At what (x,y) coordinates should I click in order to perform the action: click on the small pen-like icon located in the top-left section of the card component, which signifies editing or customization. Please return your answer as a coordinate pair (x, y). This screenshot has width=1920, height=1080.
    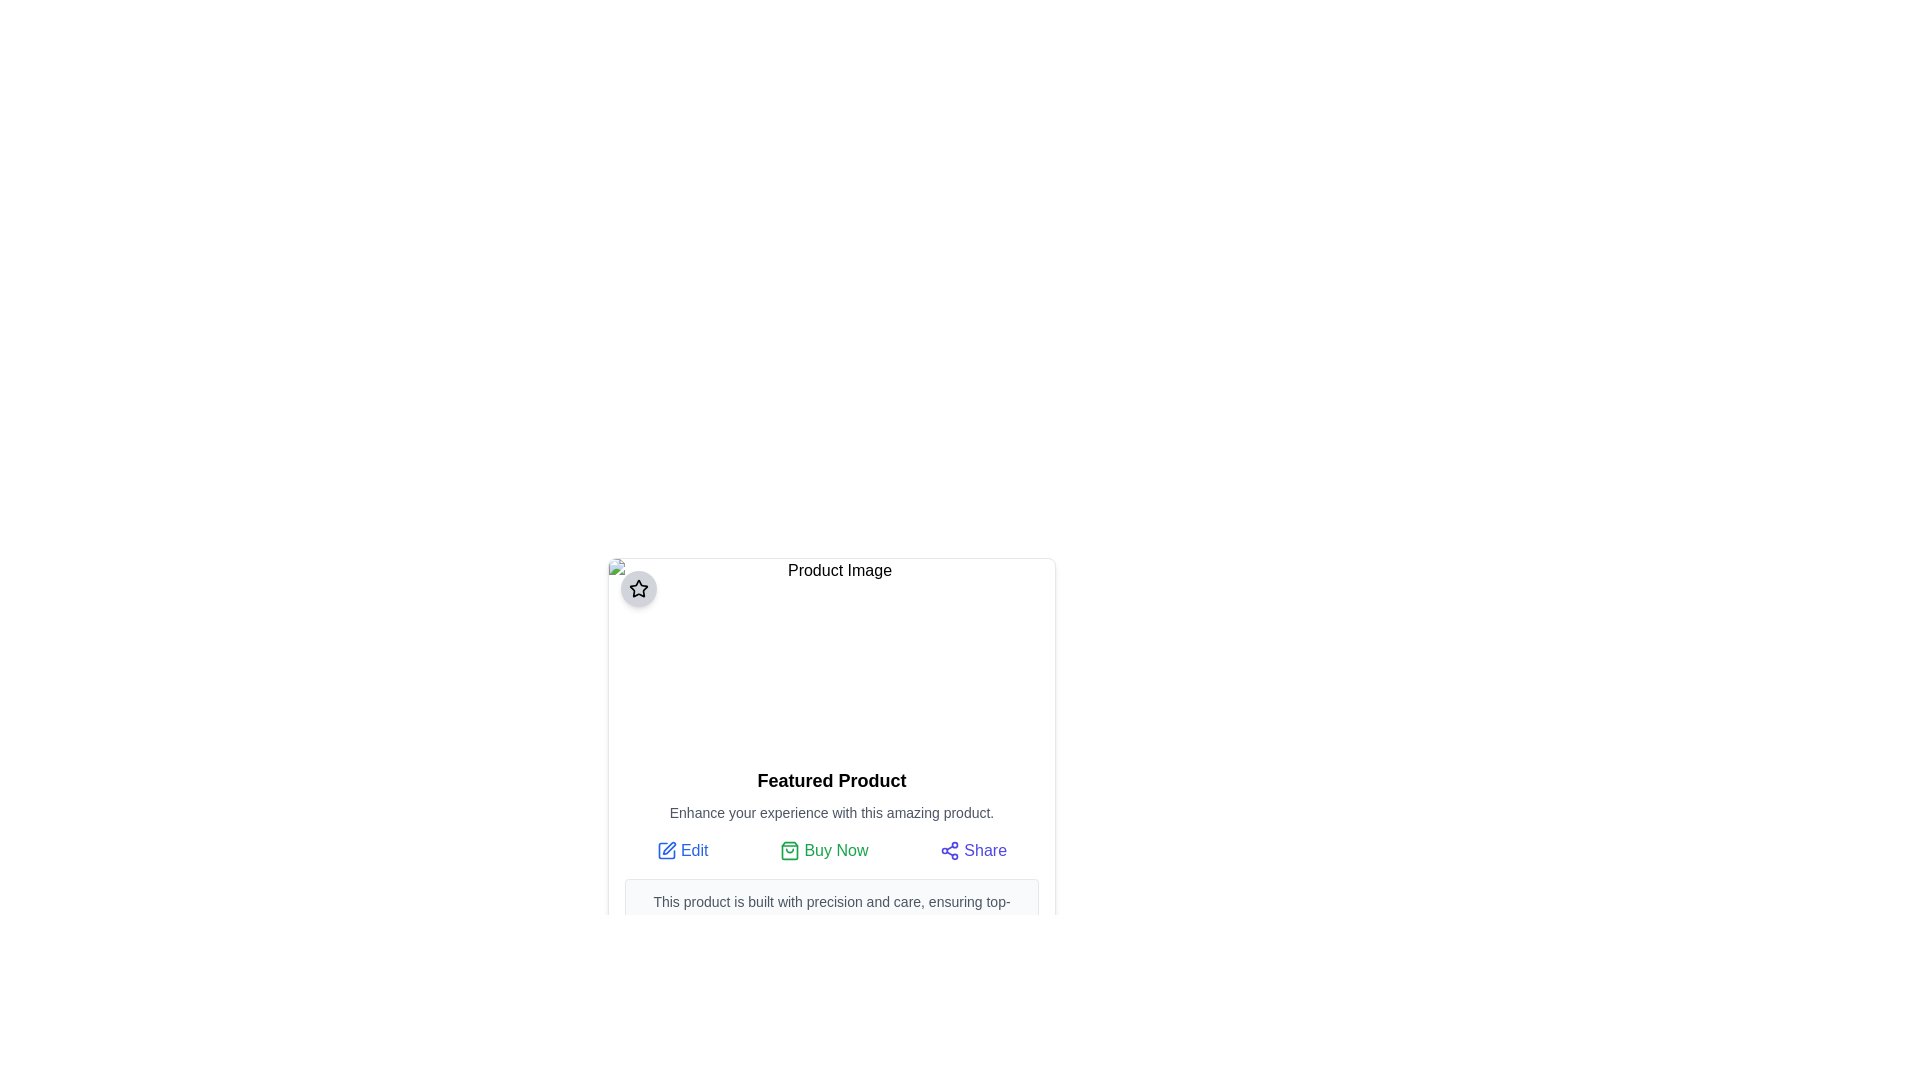
    Looking at the image, I should click on (669, 848).